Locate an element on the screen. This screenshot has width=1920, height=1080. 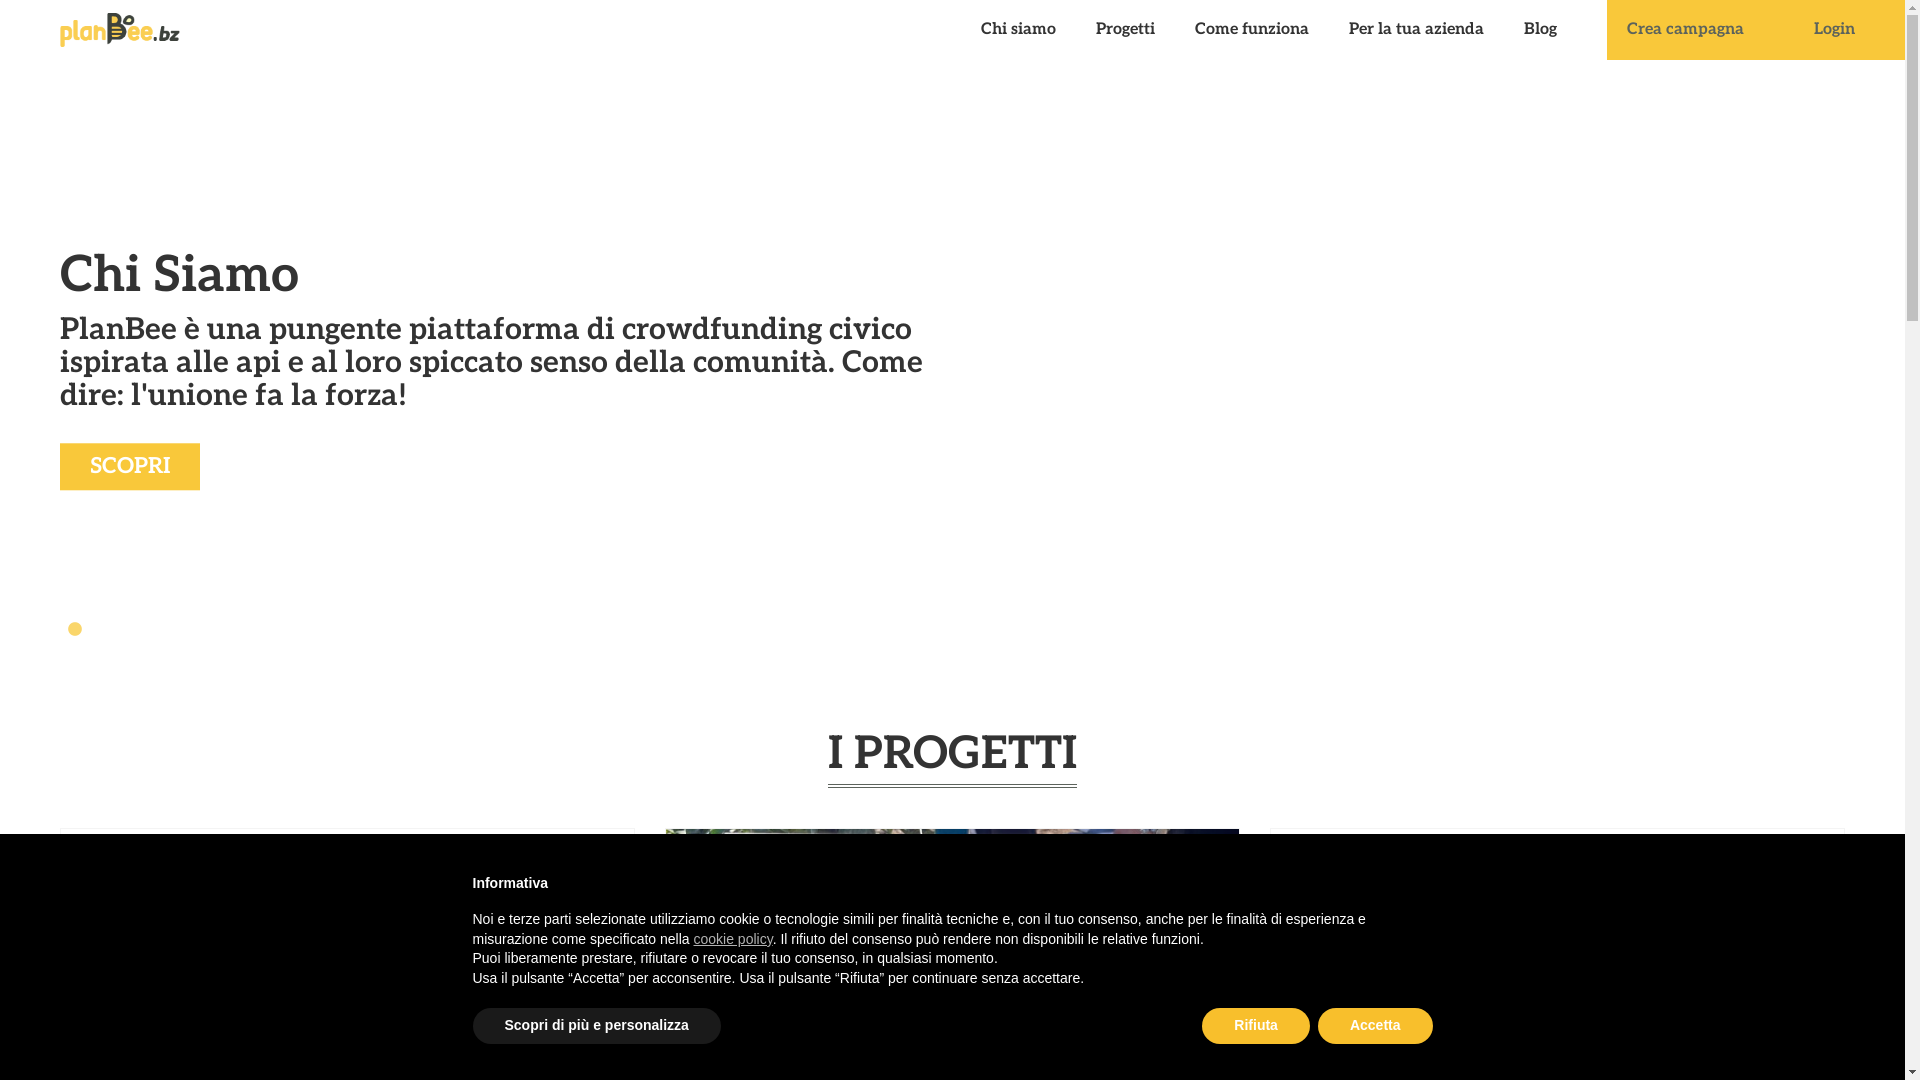
'Crea campagna' is located at coordinates (1684, 30).